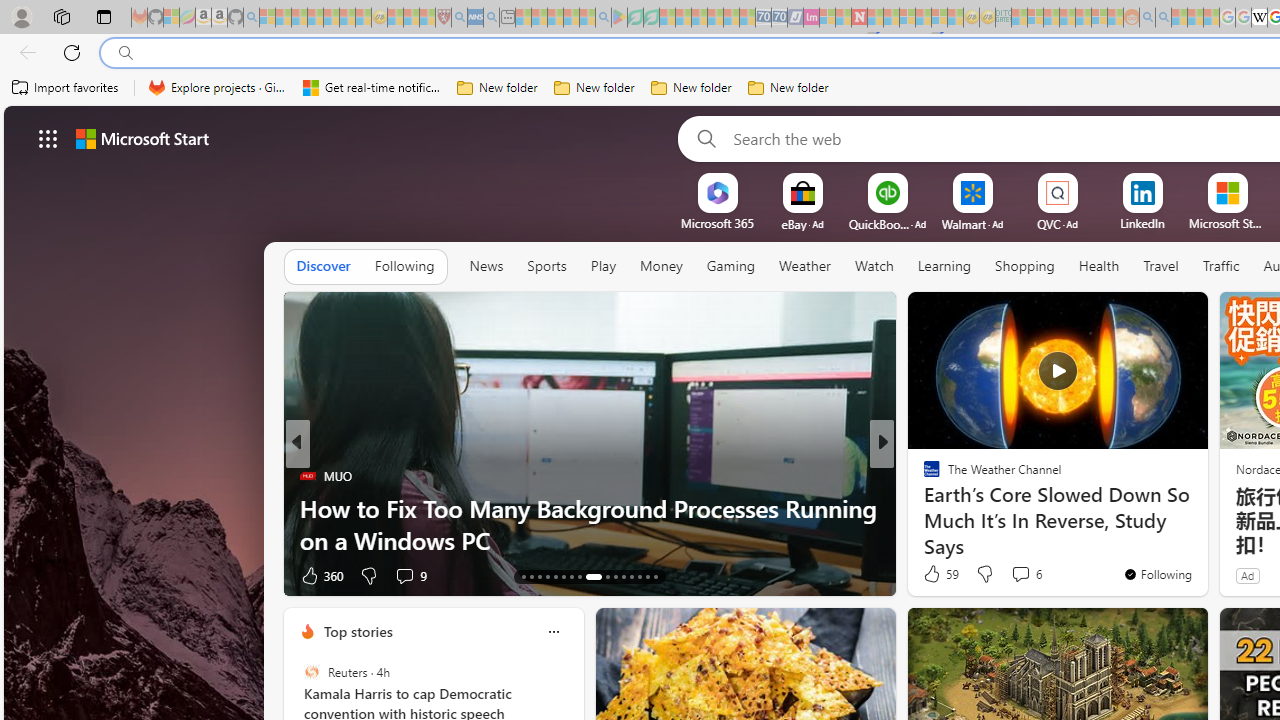  Describe the element at coordinates (547, 265) in the screenshot. I see `'Sports'` at that location.